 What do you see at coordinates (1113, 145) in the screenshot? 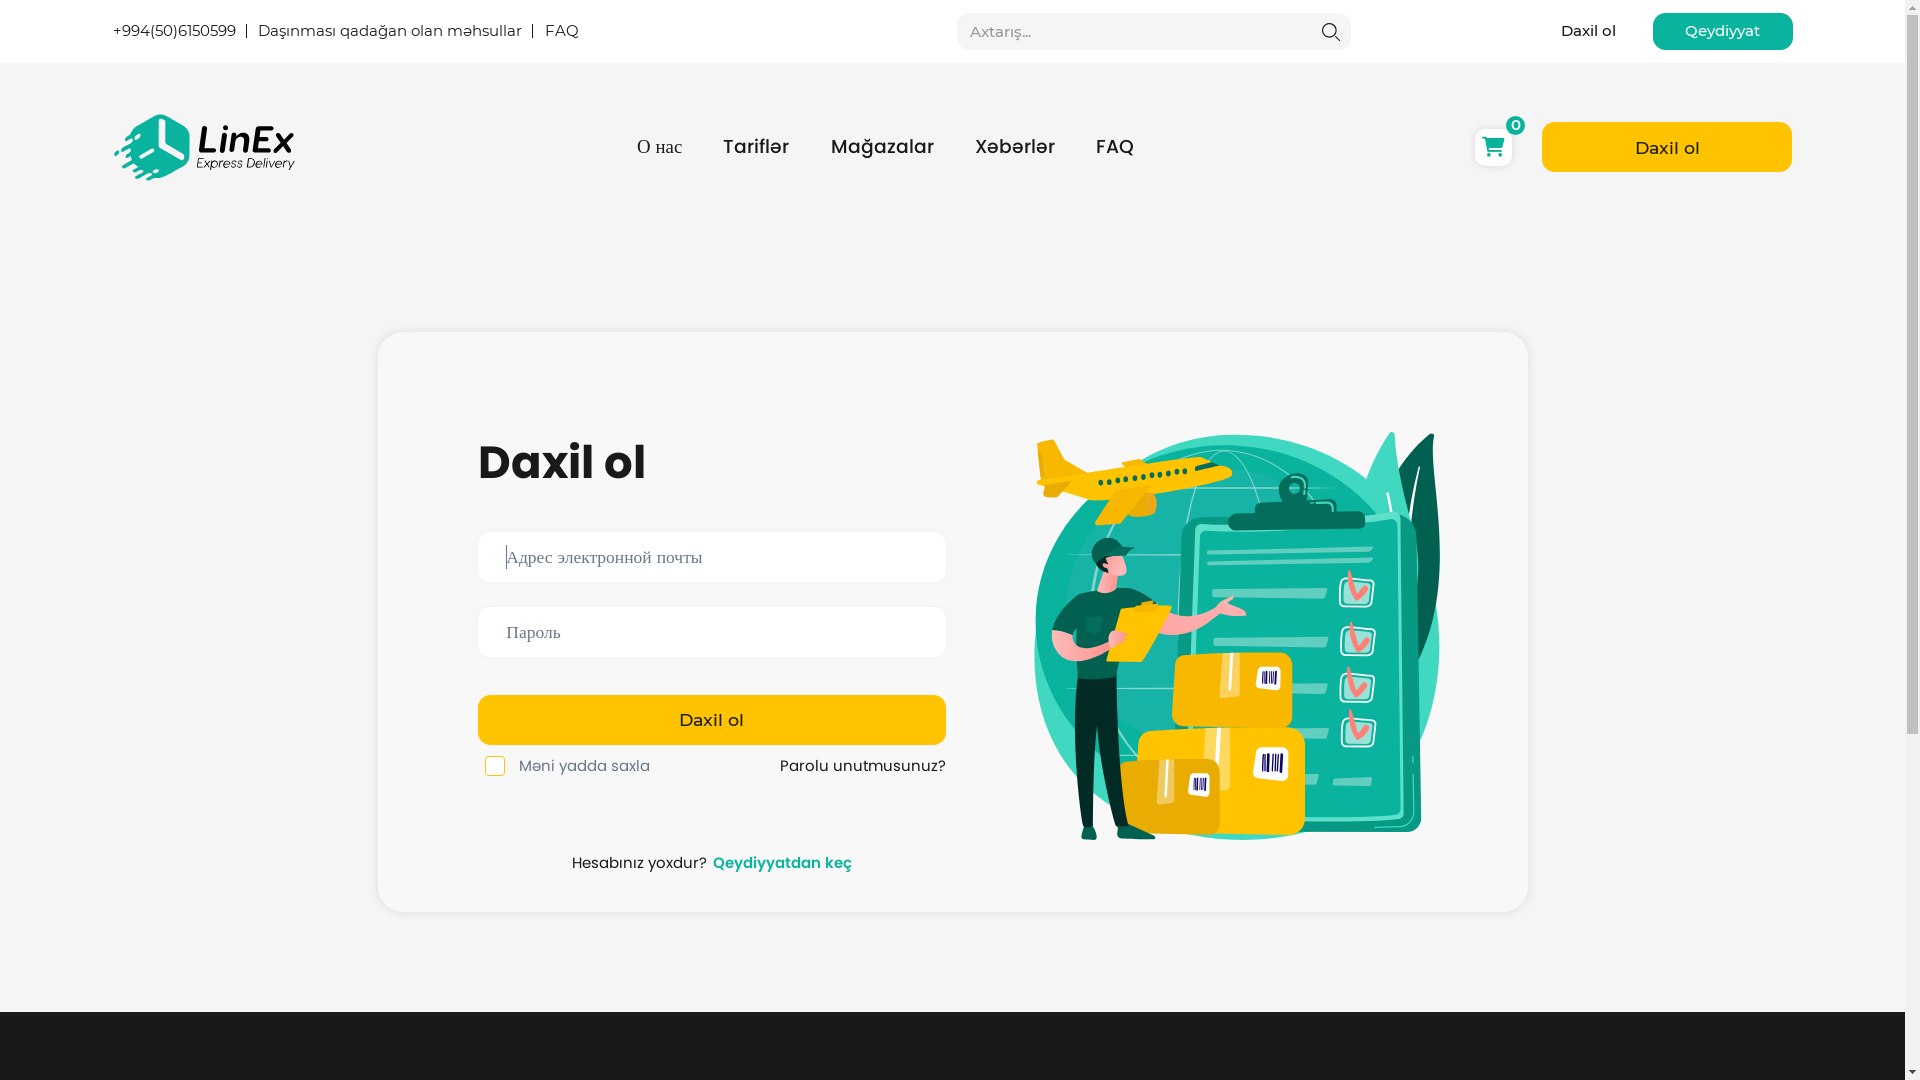
I see `'FAQ'` at bounding box center [1113, 145].